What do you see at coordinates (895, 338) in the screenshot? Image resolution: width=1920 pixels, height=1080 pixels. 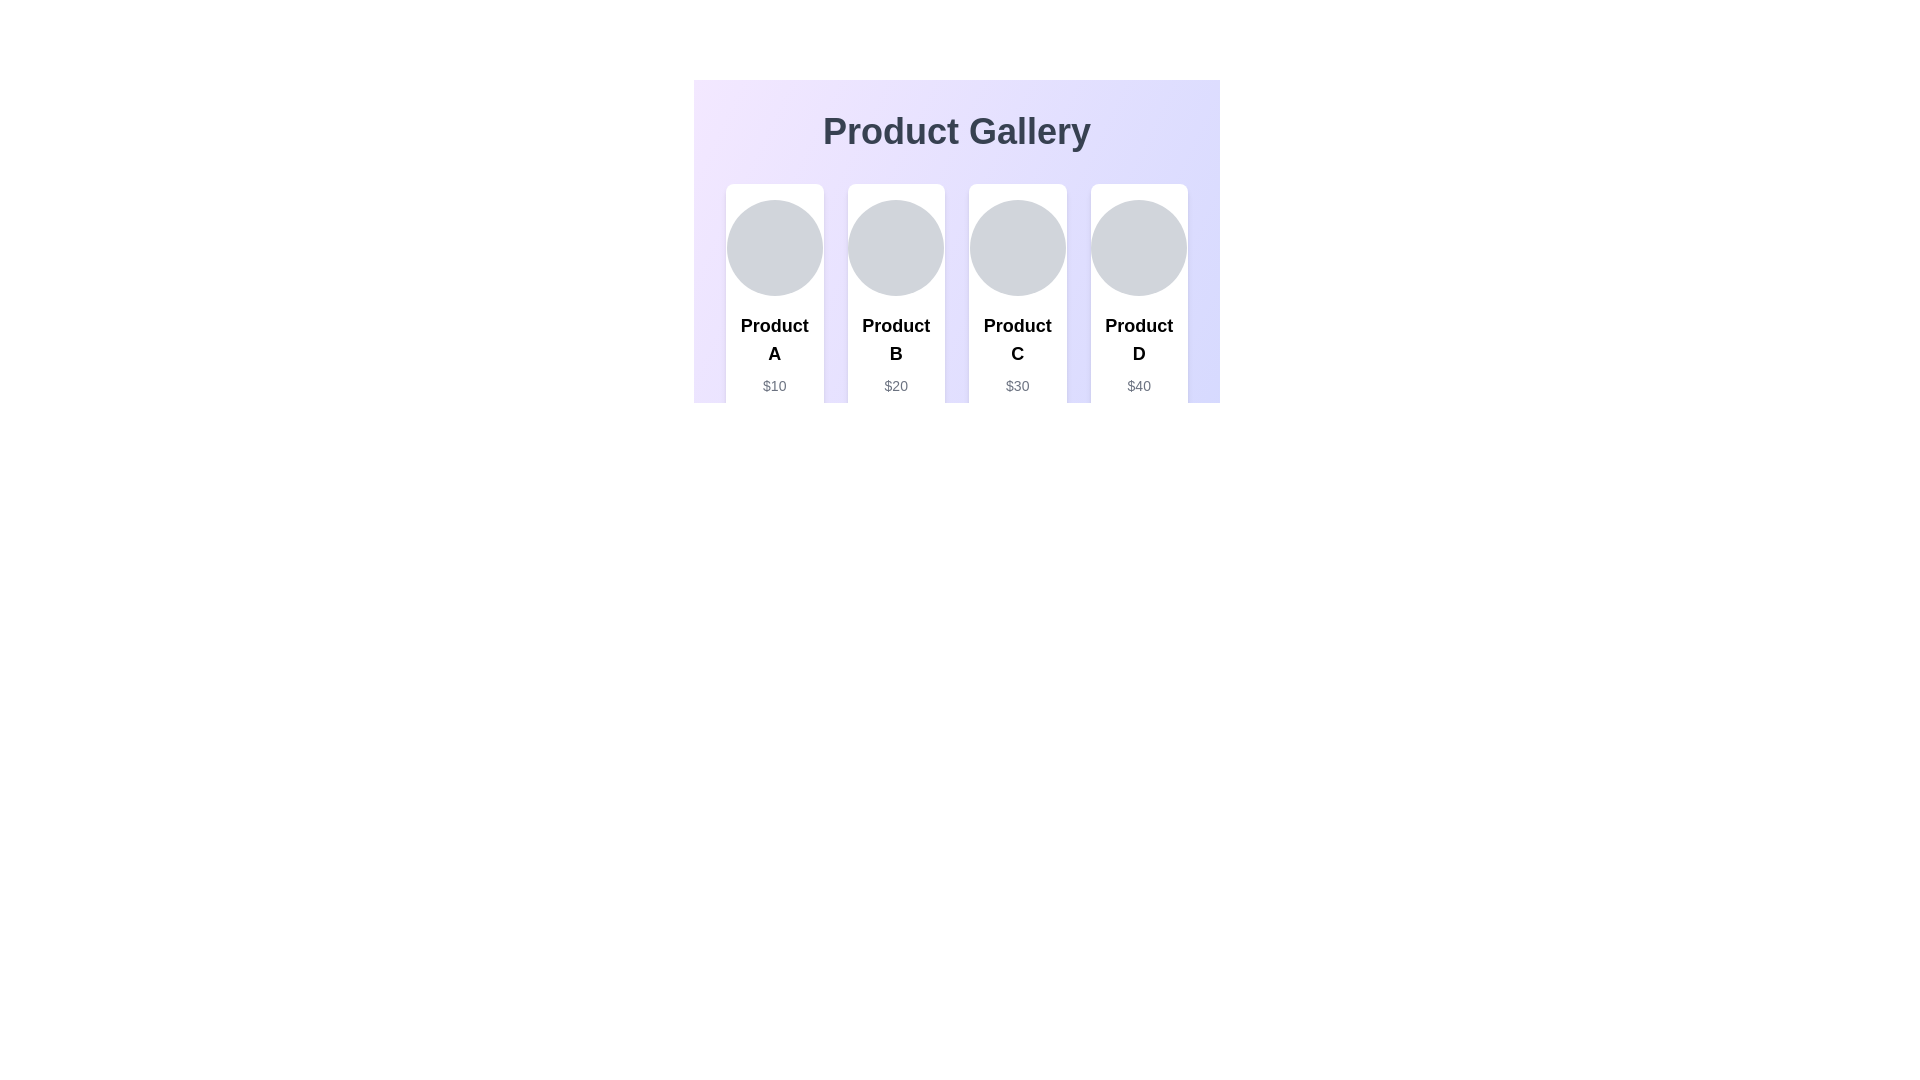 I see `the text label that serves as the title for the product in the second card, which is centrally located beneath the image and above the price` at bounding box center [895, 338].